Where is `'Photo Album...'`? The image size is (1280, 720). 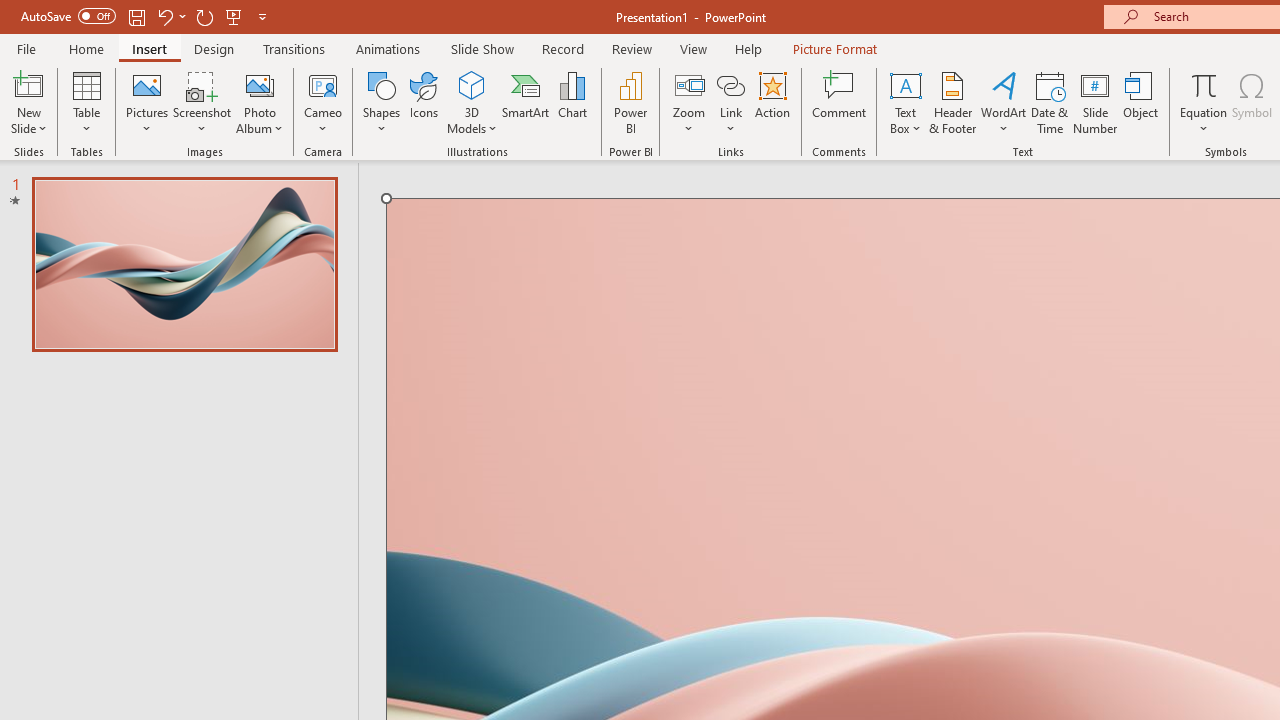 'Photo Album...' is located at coordinates (258, 103).